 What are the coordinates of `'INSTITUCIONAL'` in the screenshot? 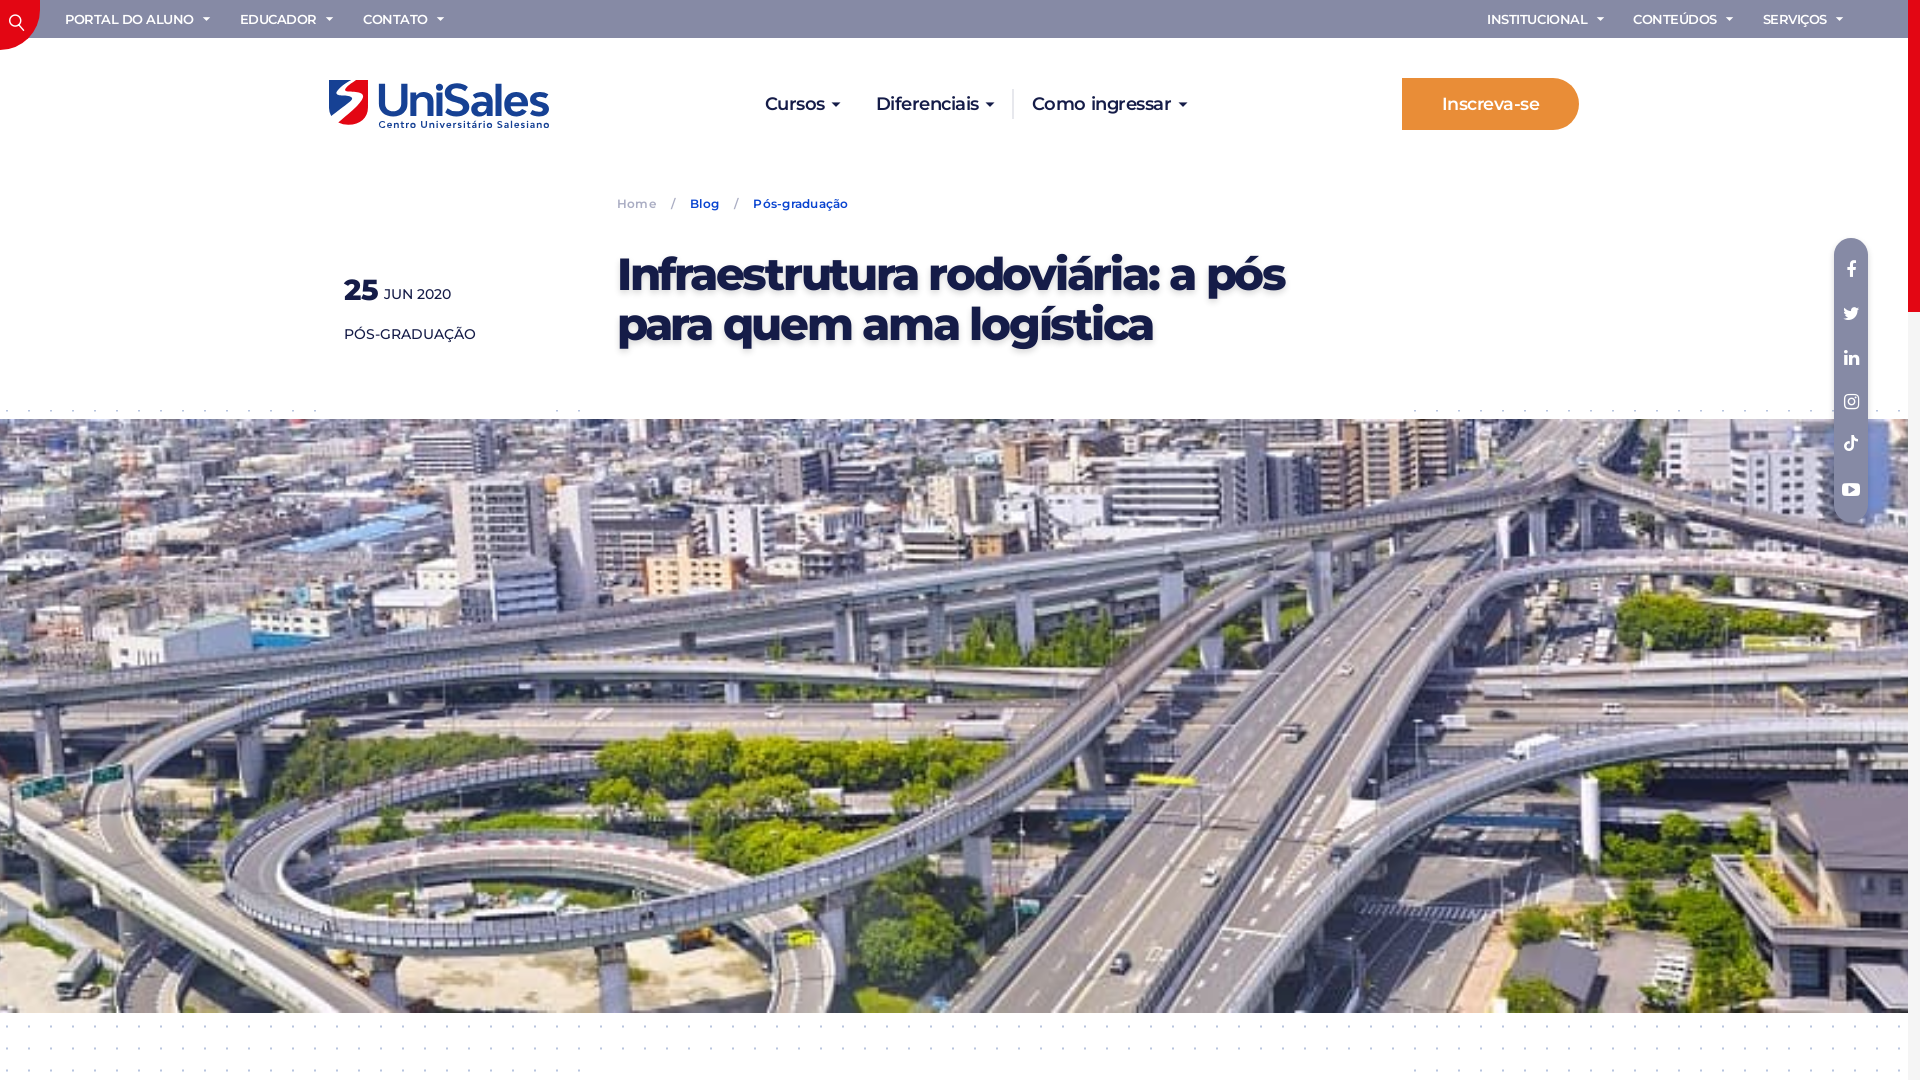 It's located at (1545, 19).